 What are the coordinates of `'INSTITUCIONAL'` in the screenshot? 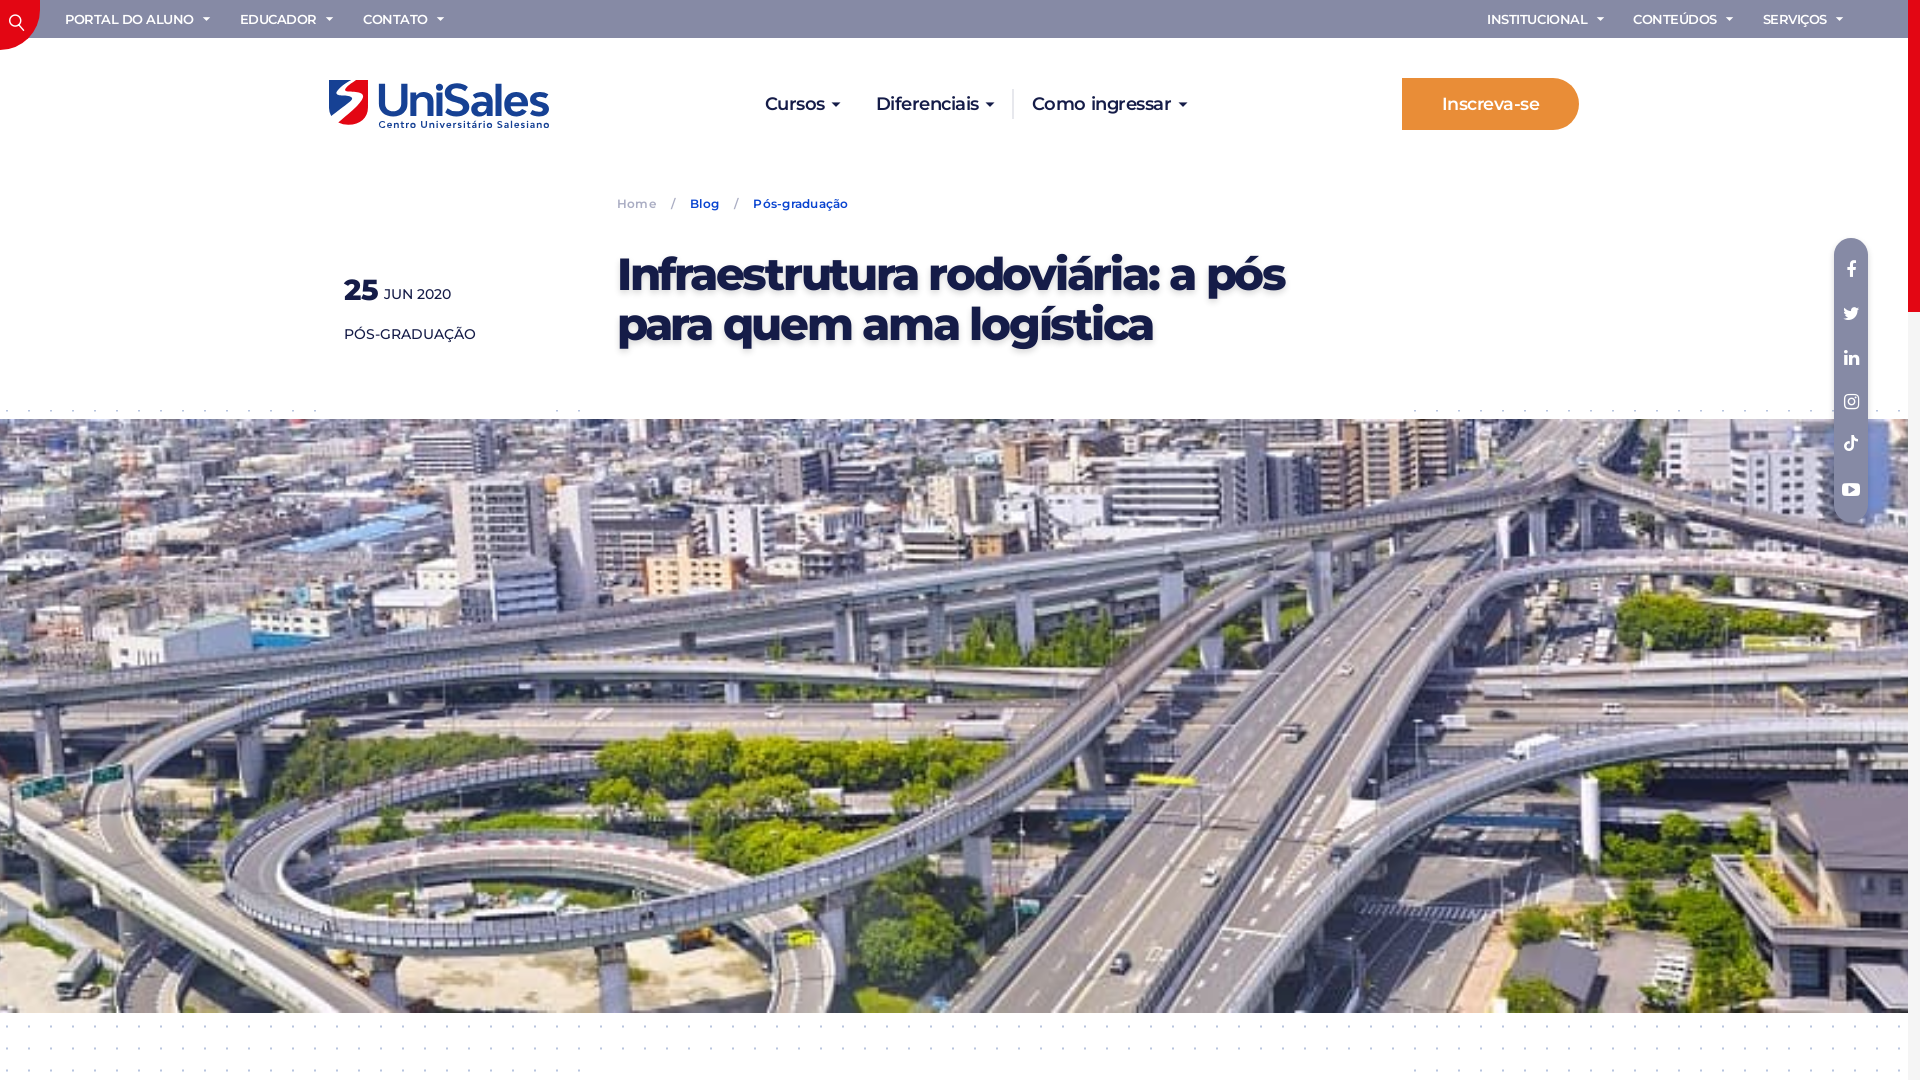 It's located at (1545, 19).